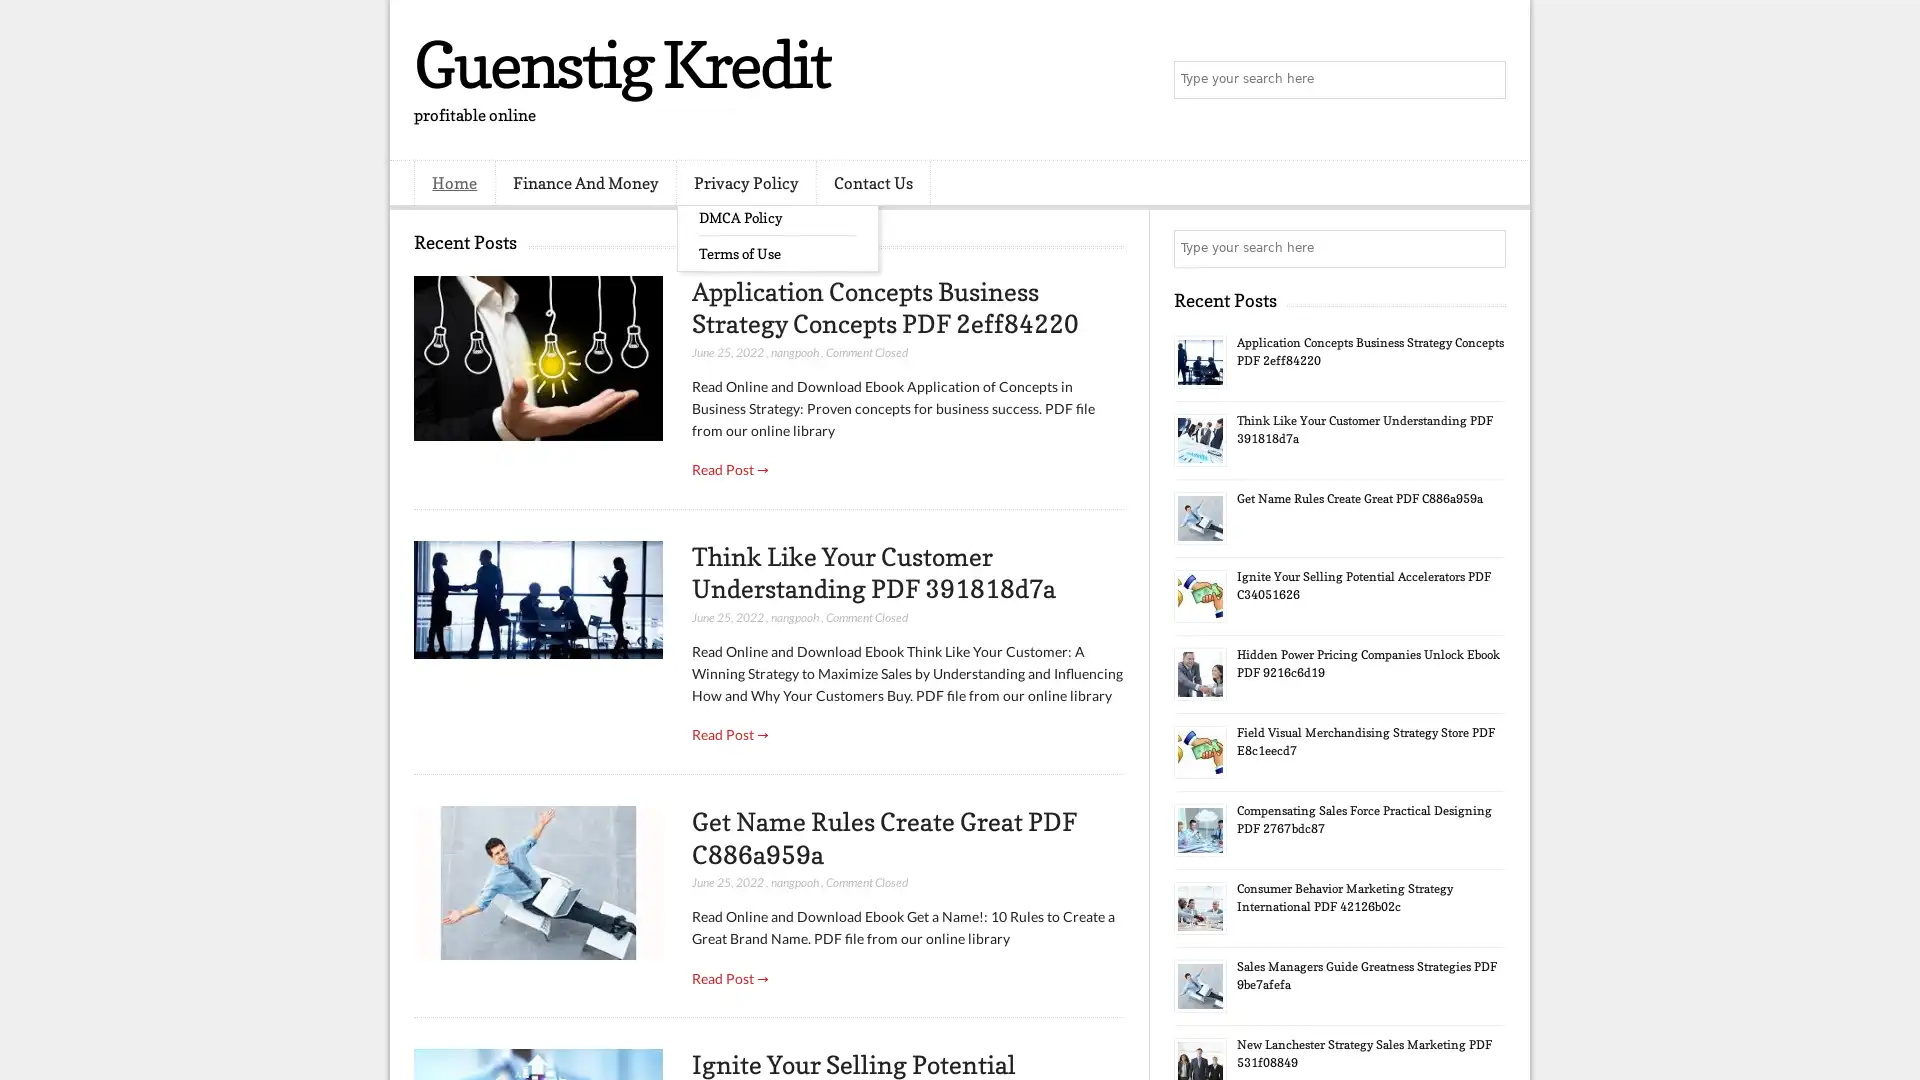 Image resolution: width=1920 pixels, height=1080 pixels. I want to click on Search, so click(1485, 80).